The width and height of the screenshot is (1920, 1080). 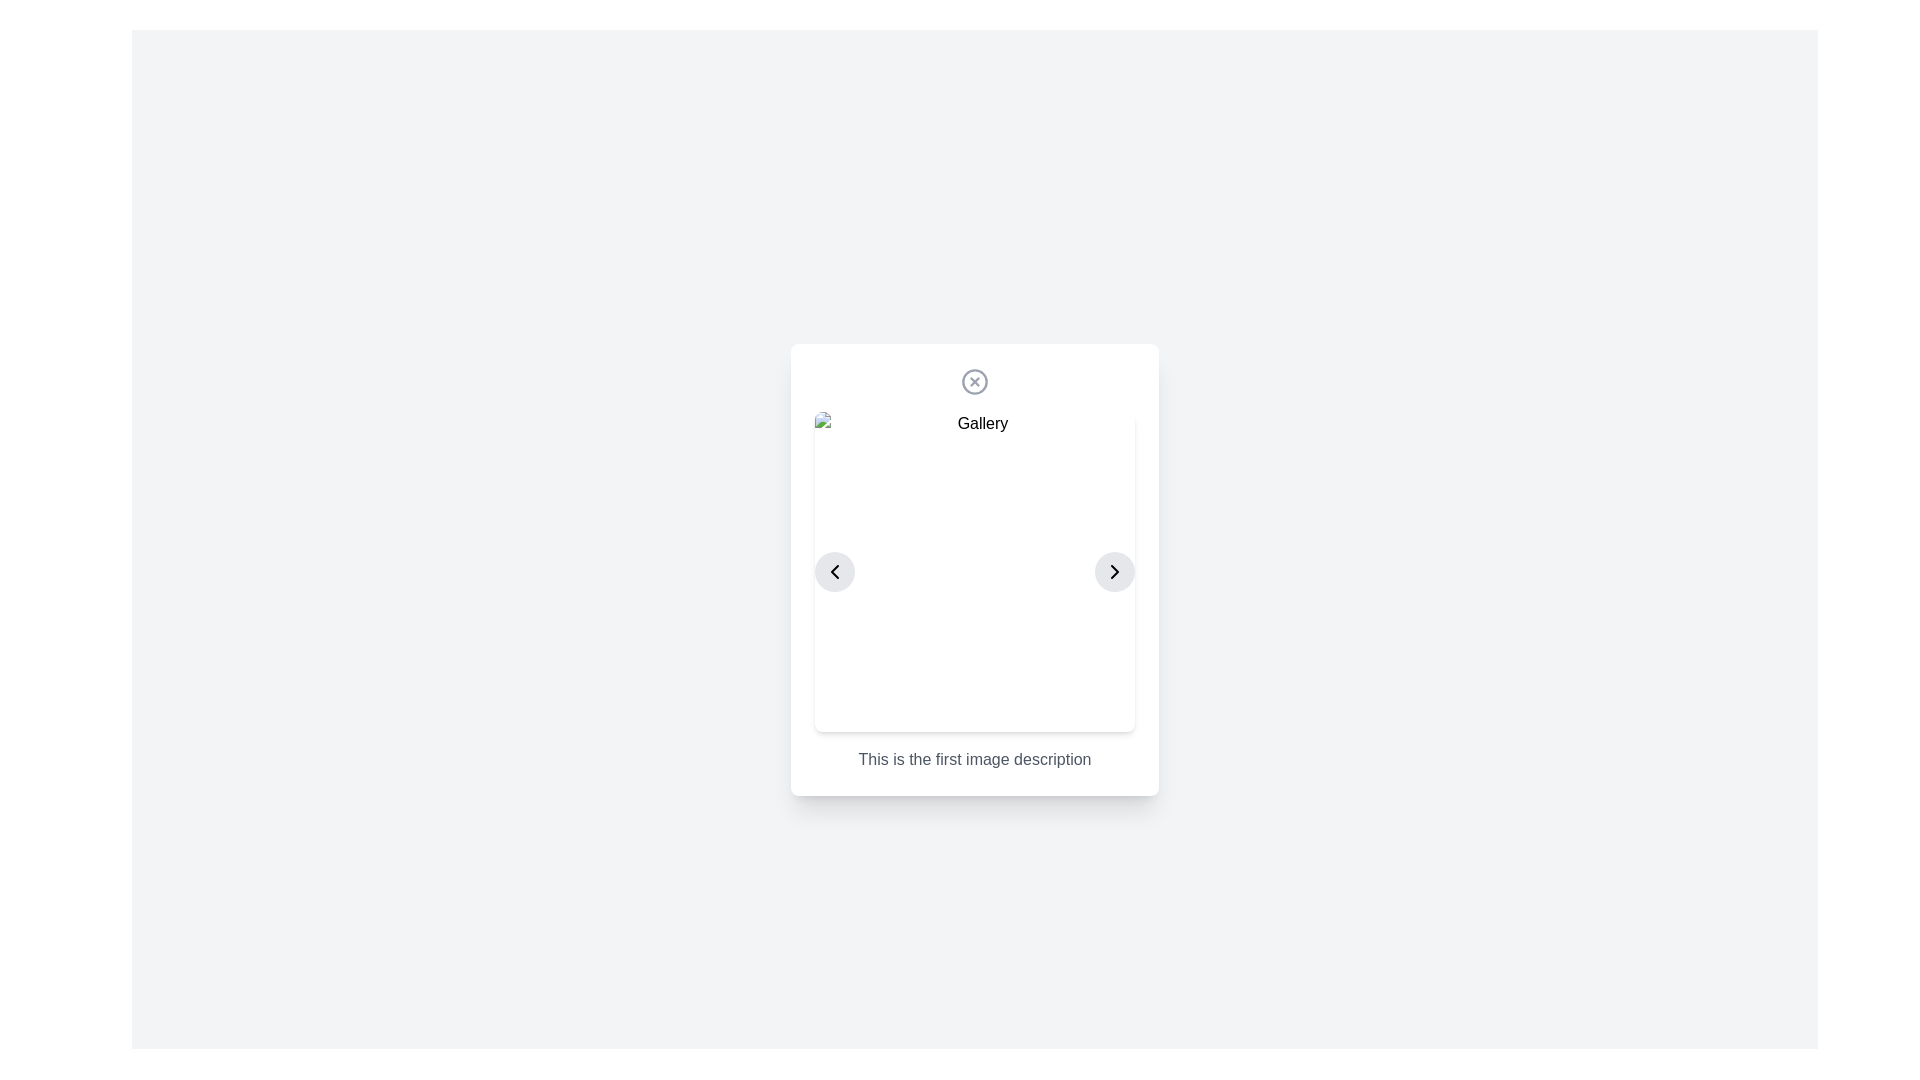 What do you see at coordinates (974, 381) in the screenshot?
I see `the circular component located at the center of the icon representing a cross inside a circle, which is styled with a thin stroke` at bounding box center [974, 381].